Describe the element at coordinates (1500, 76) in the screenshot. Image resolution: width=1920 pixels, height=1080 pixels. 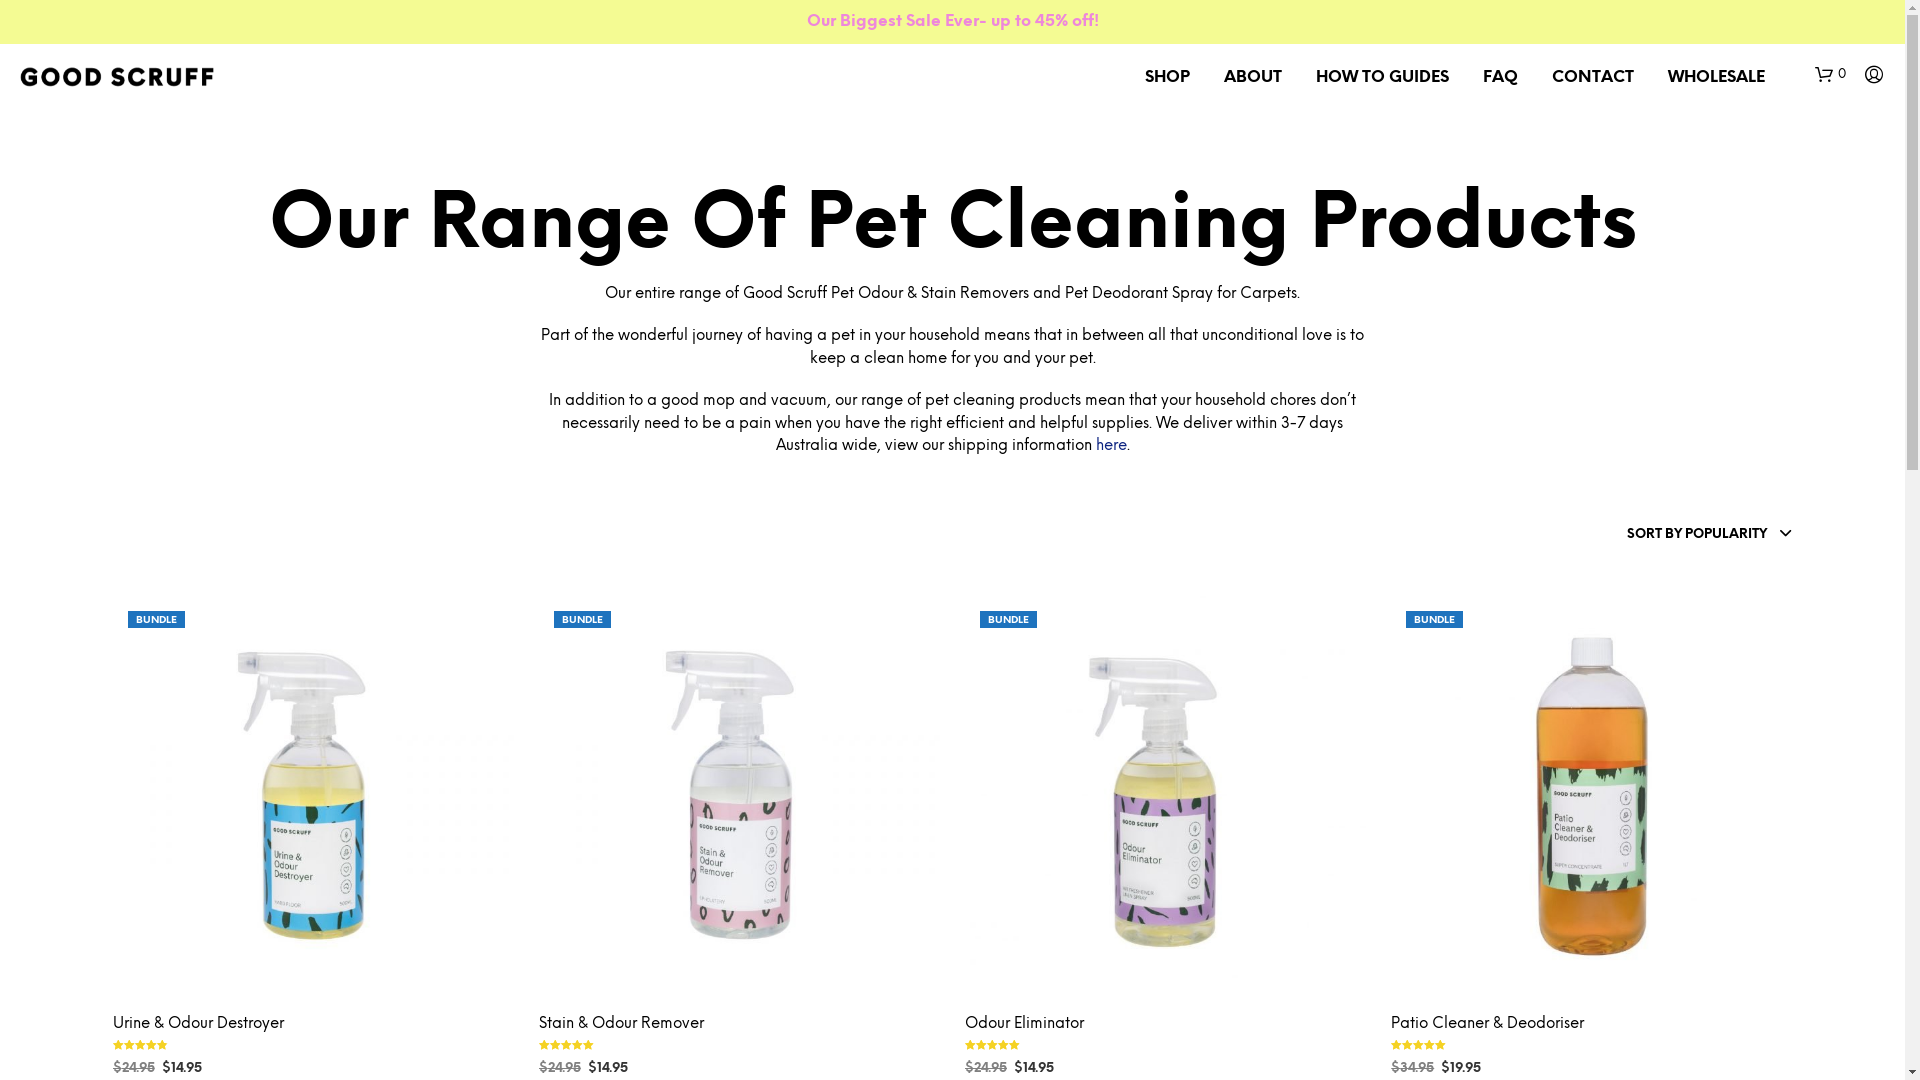
I see `'FAQ'` at that location.